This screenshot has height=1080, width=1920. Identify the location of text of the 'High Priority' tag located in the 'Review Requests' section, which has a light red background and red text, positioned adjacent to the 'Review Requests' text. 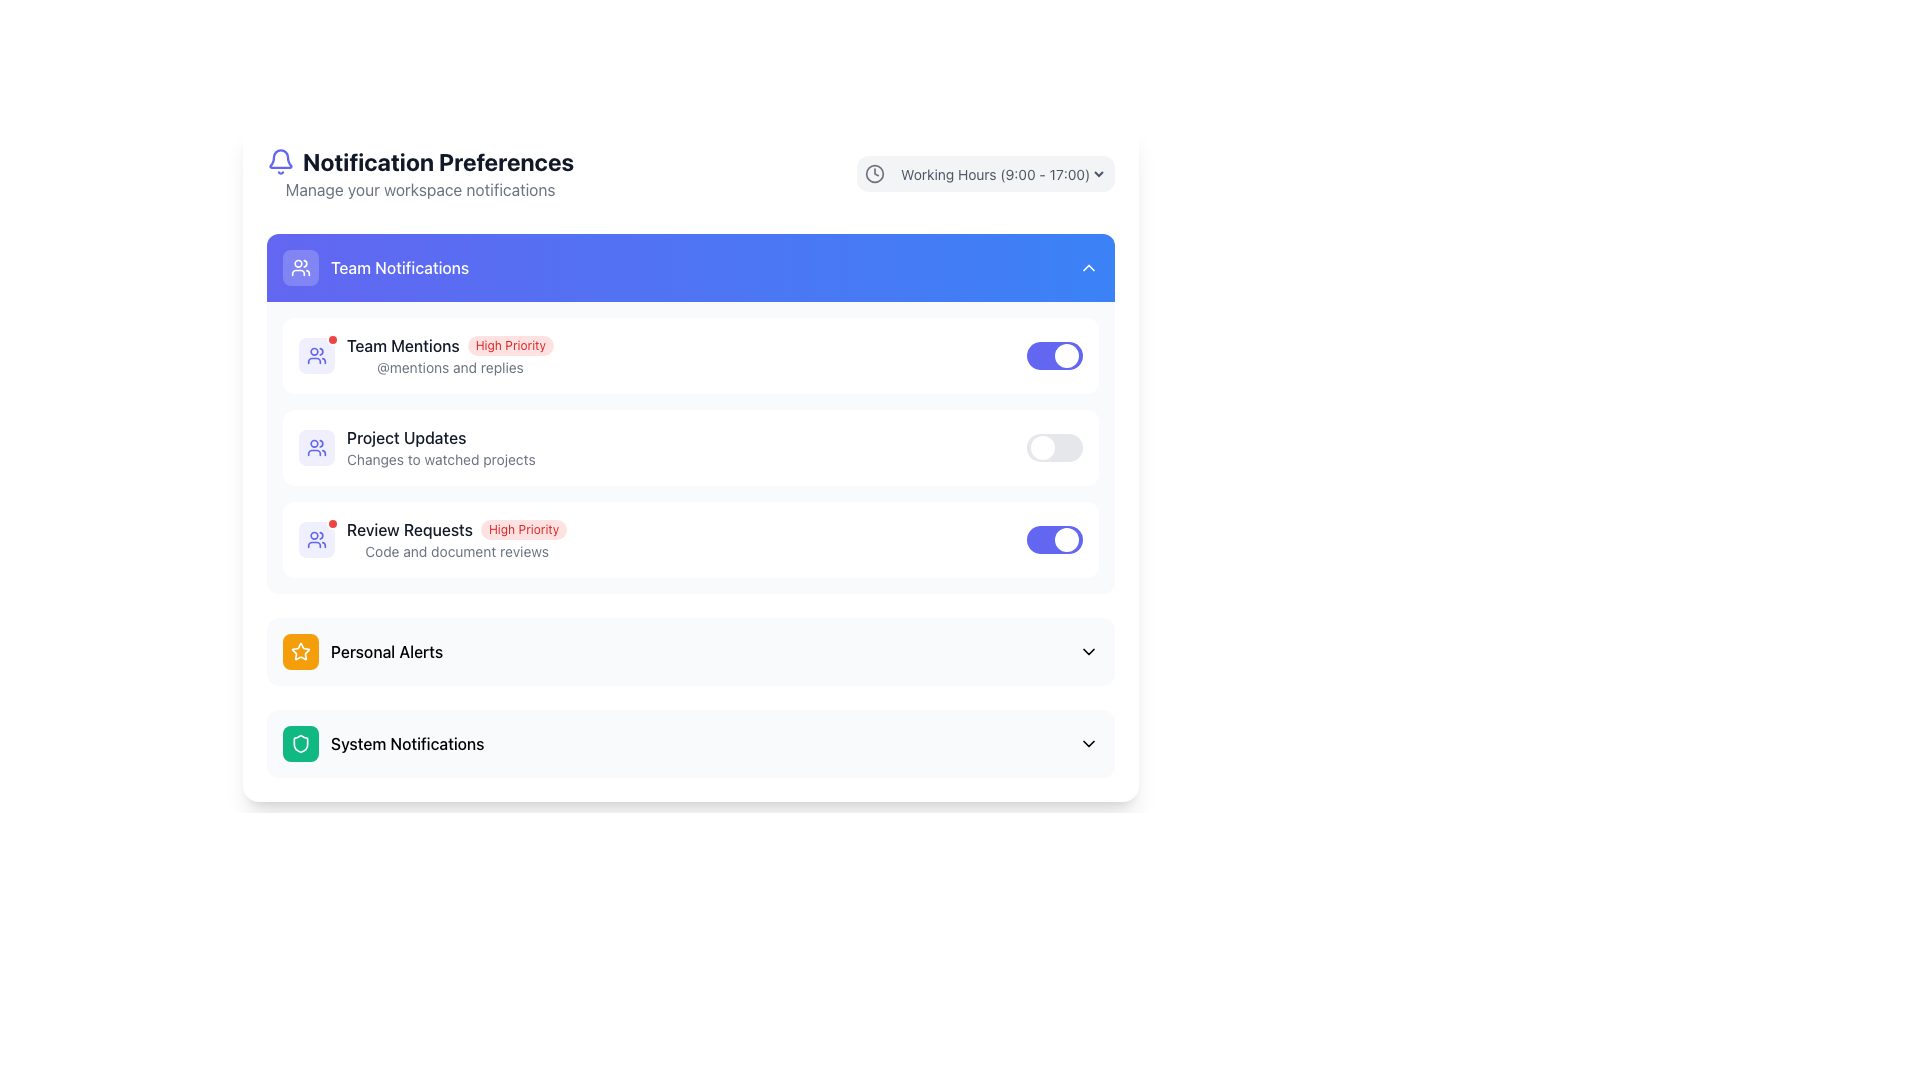
(524, 528).